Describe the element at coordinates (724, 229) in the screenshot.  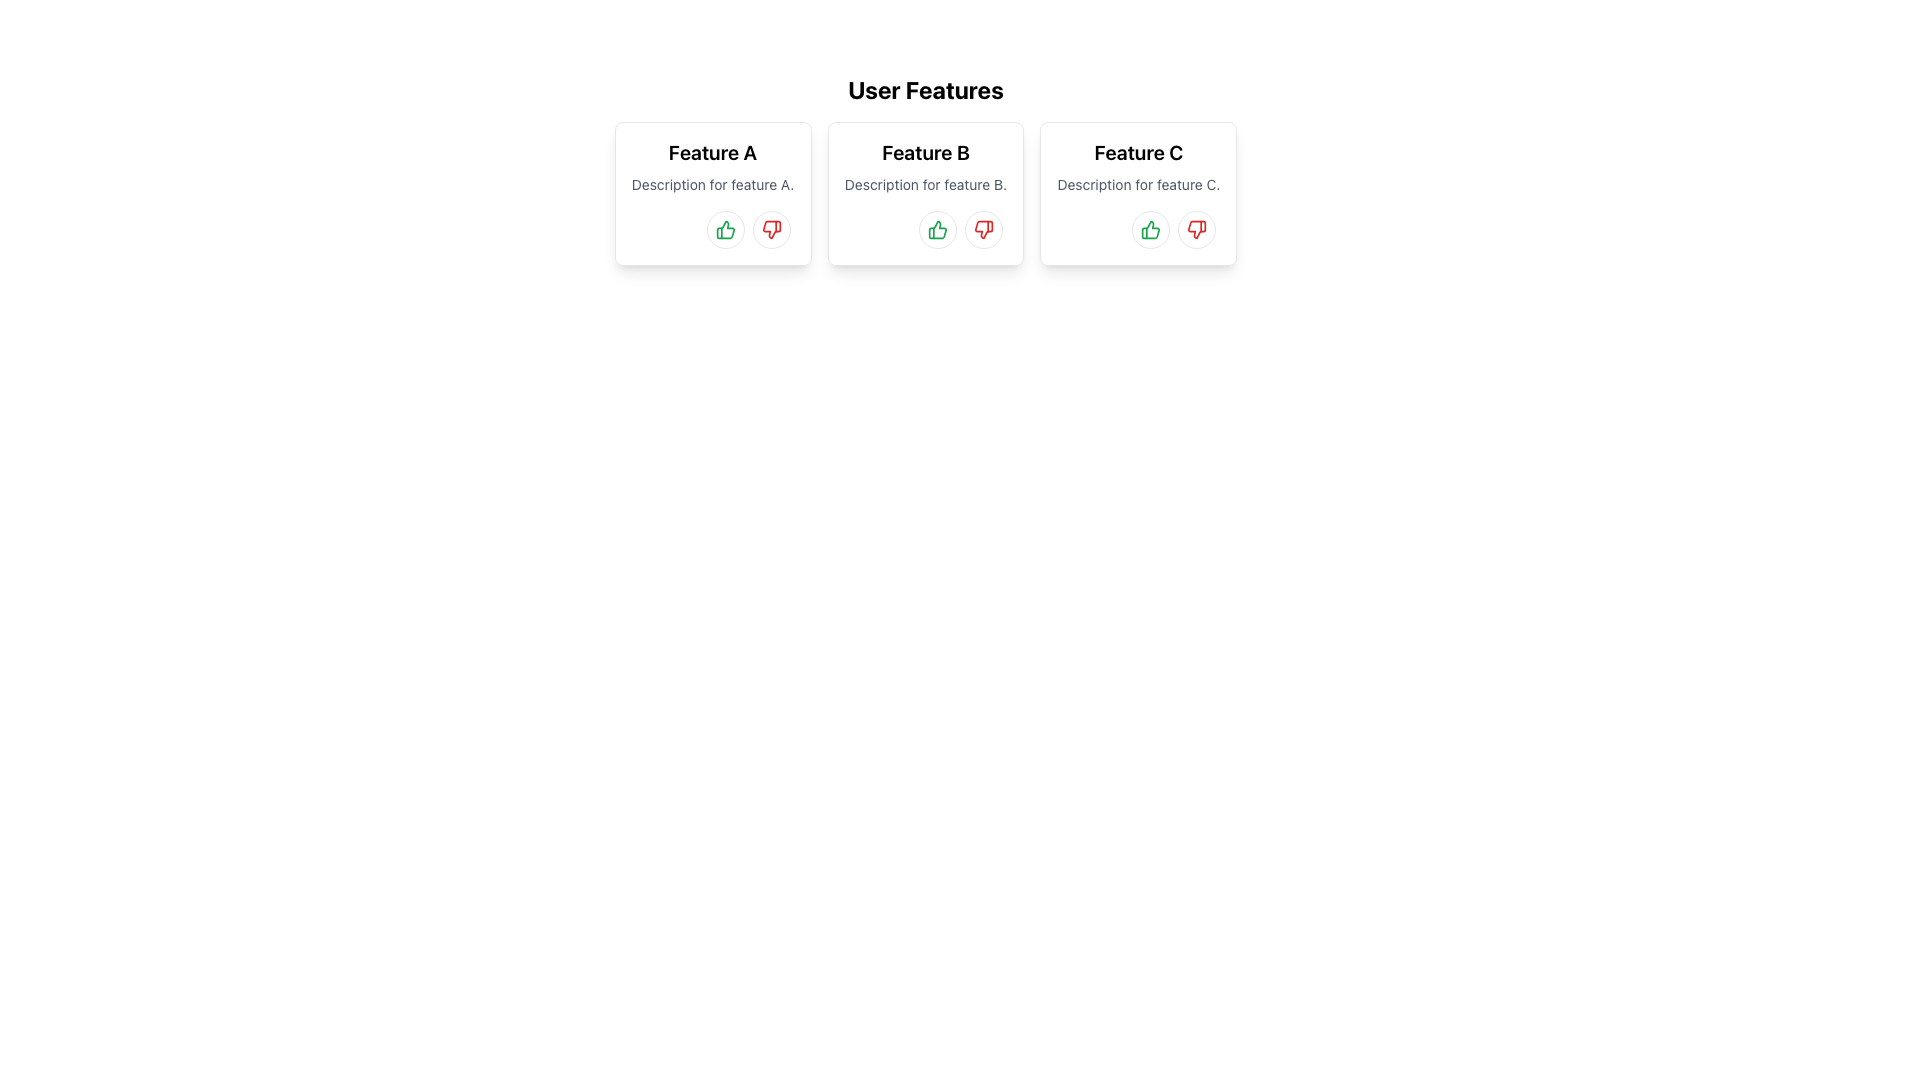
I see `the small green 'thumbs-up' icon within the 'Feature B' card` at that location.